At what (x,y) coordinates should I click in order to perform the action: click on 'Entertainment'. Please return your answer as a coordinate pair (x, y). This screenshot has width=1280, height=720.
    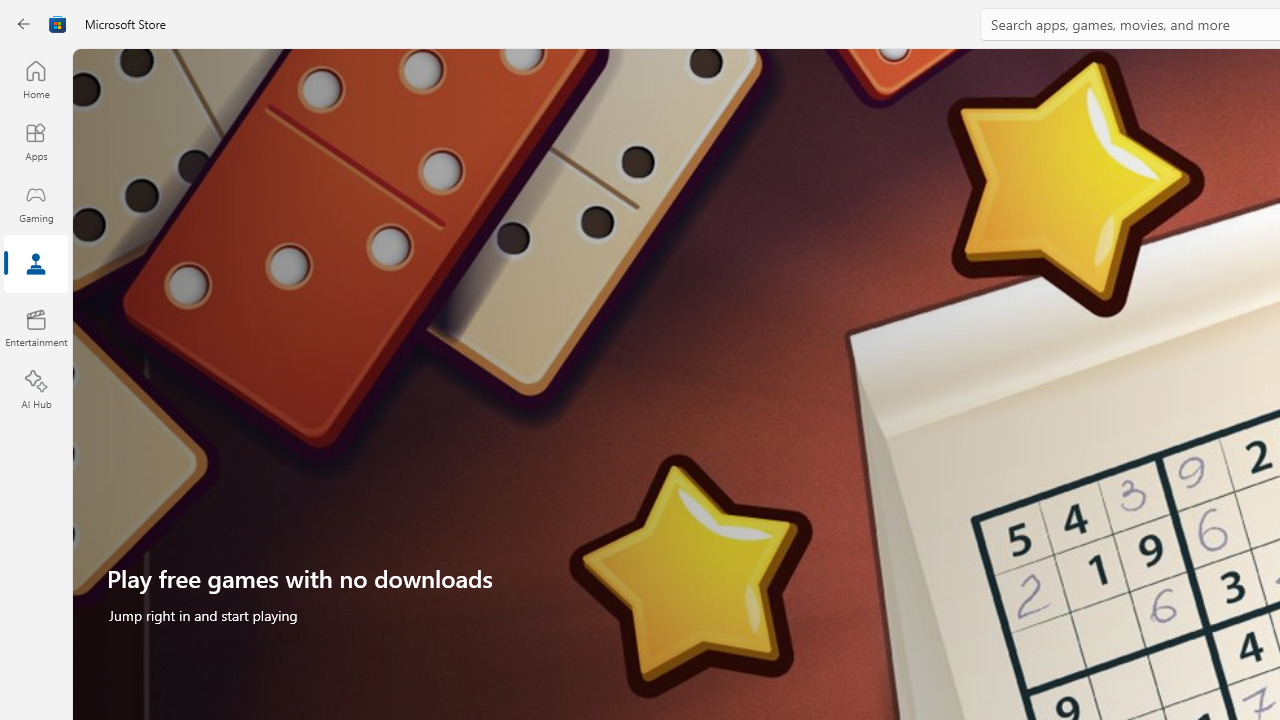
    Looking at the image, I should click on (35, 326).